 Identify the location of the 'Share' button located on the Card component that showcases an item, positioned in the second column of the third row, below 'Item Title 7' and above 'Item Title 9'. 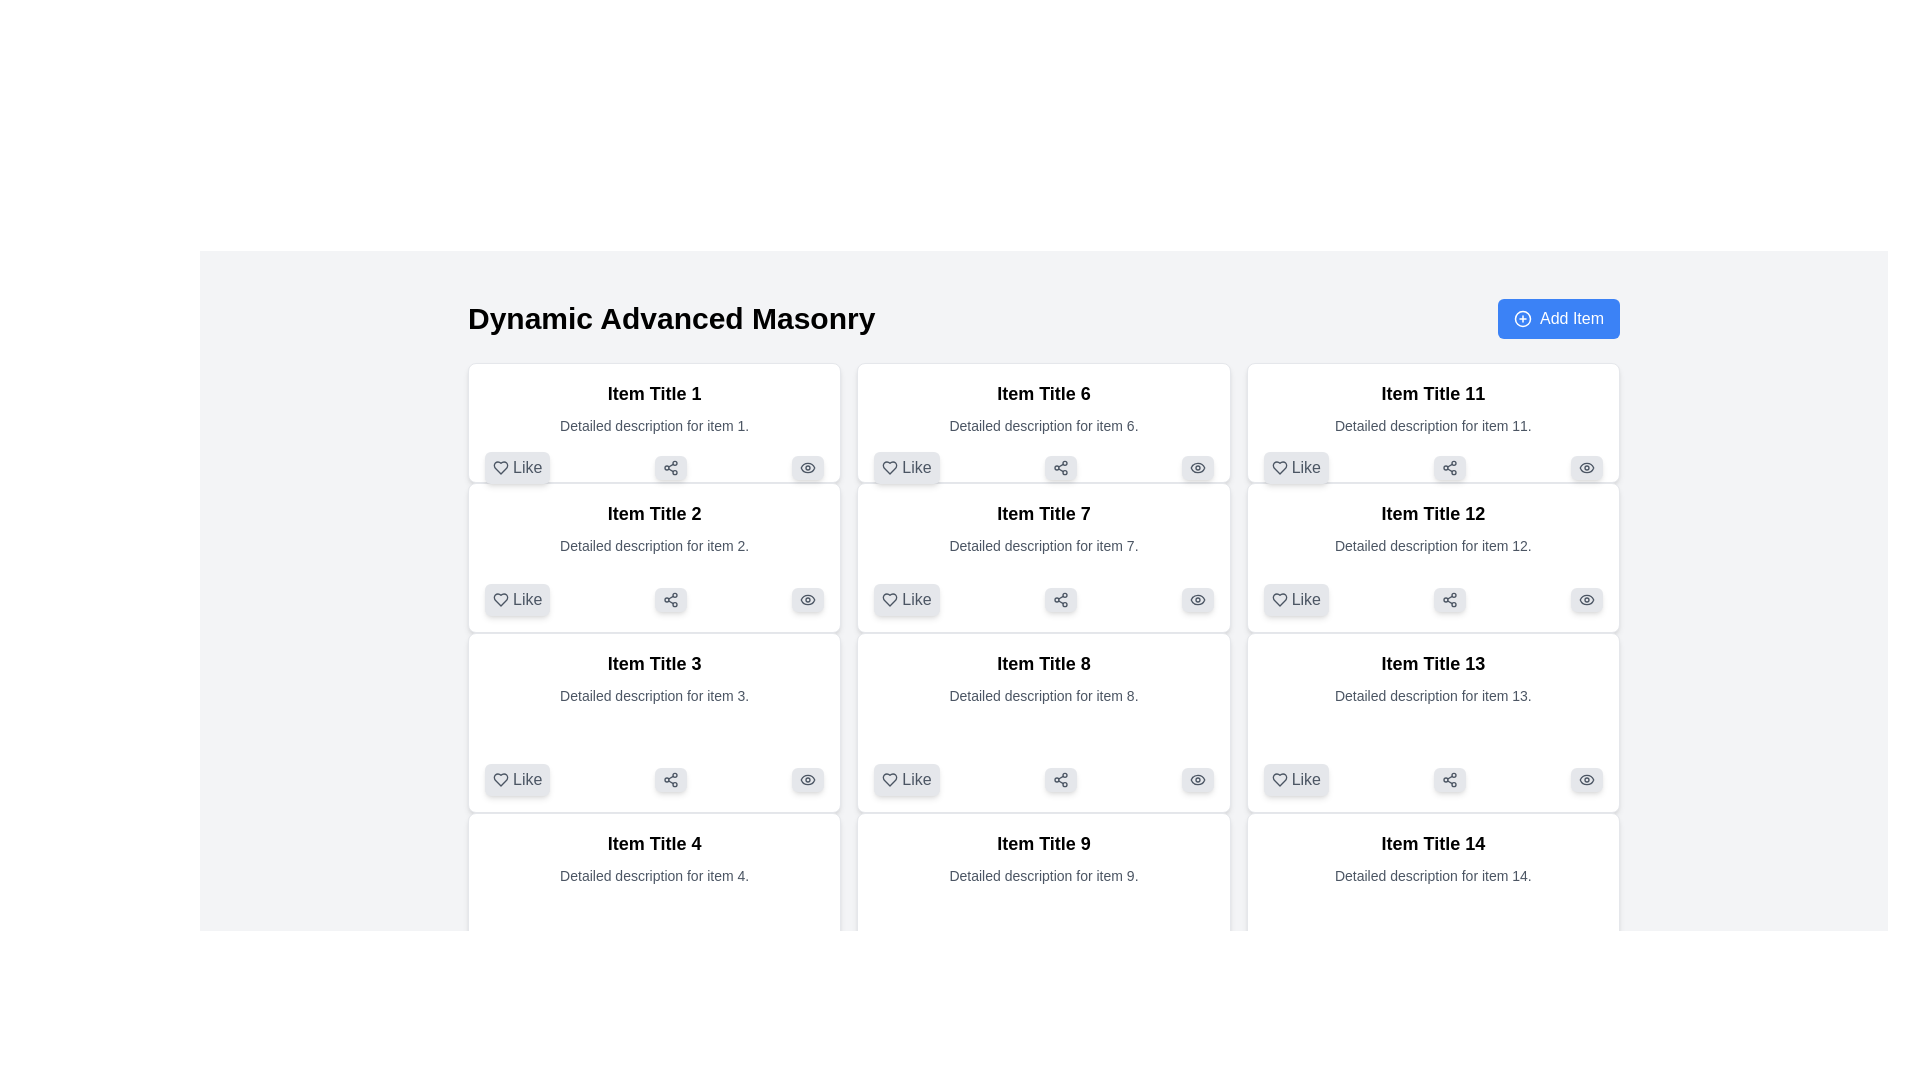
(1042, 722).